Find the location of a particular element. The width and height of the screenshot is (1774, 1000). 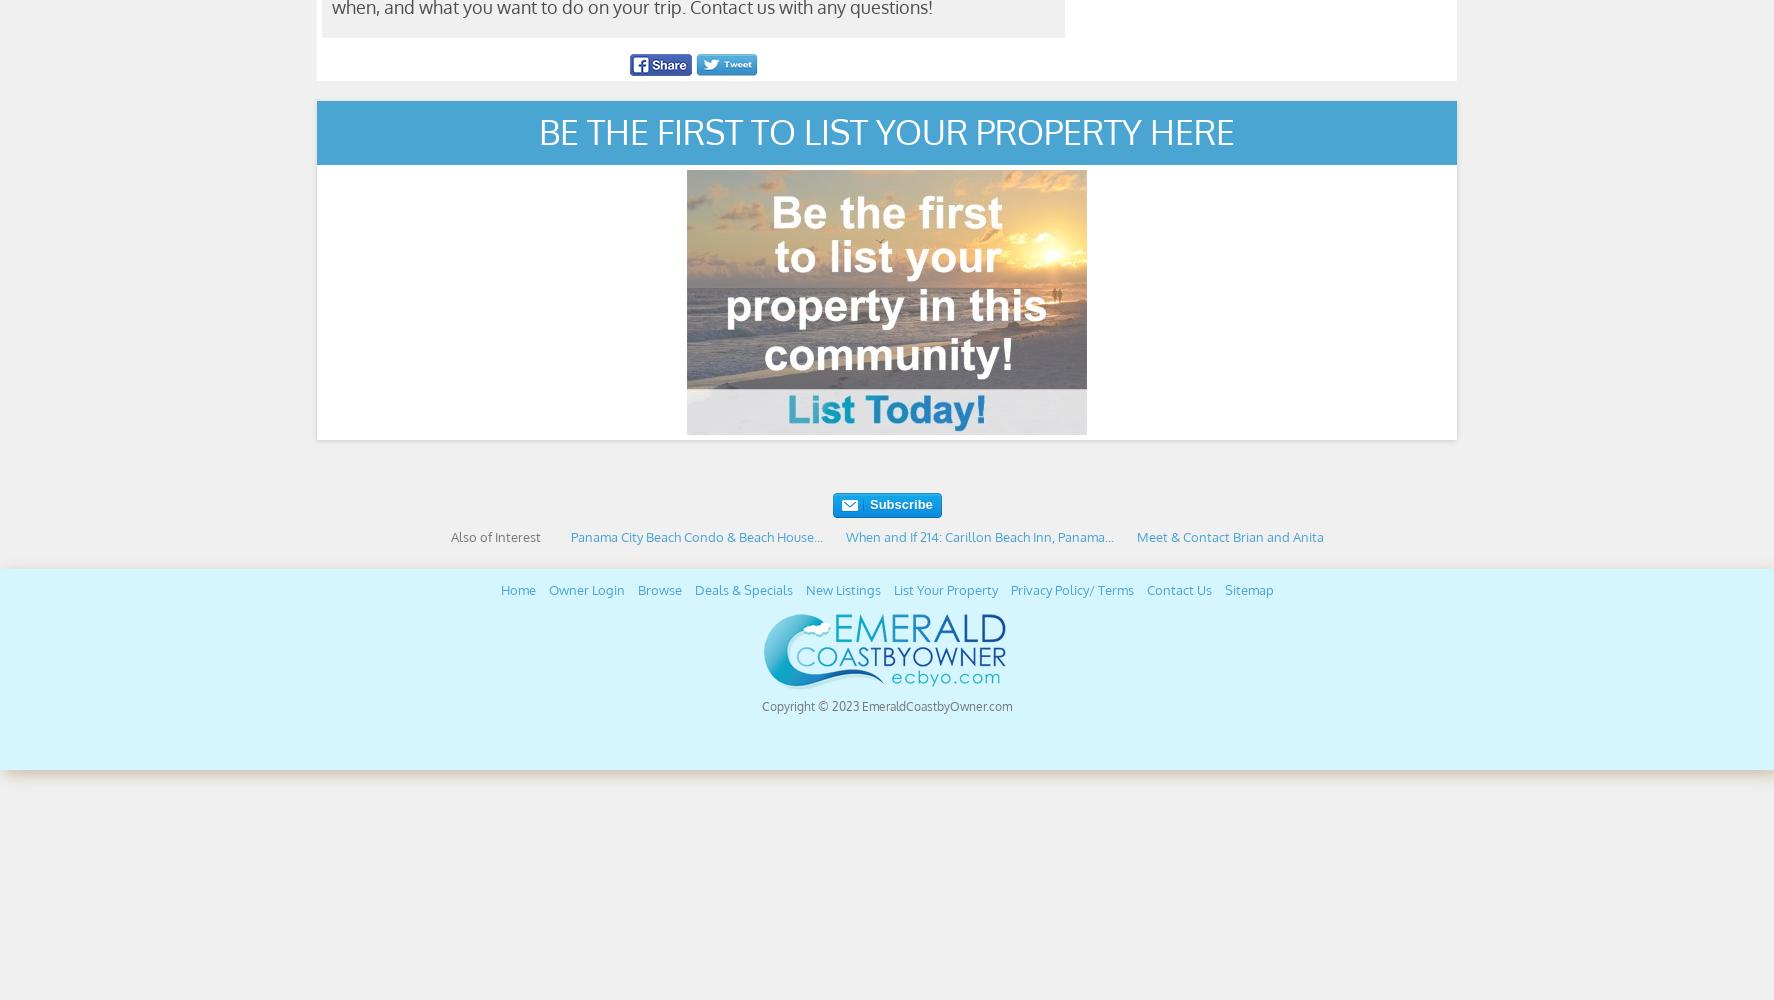

'List Your Property' is located at coordinates (892, 589).